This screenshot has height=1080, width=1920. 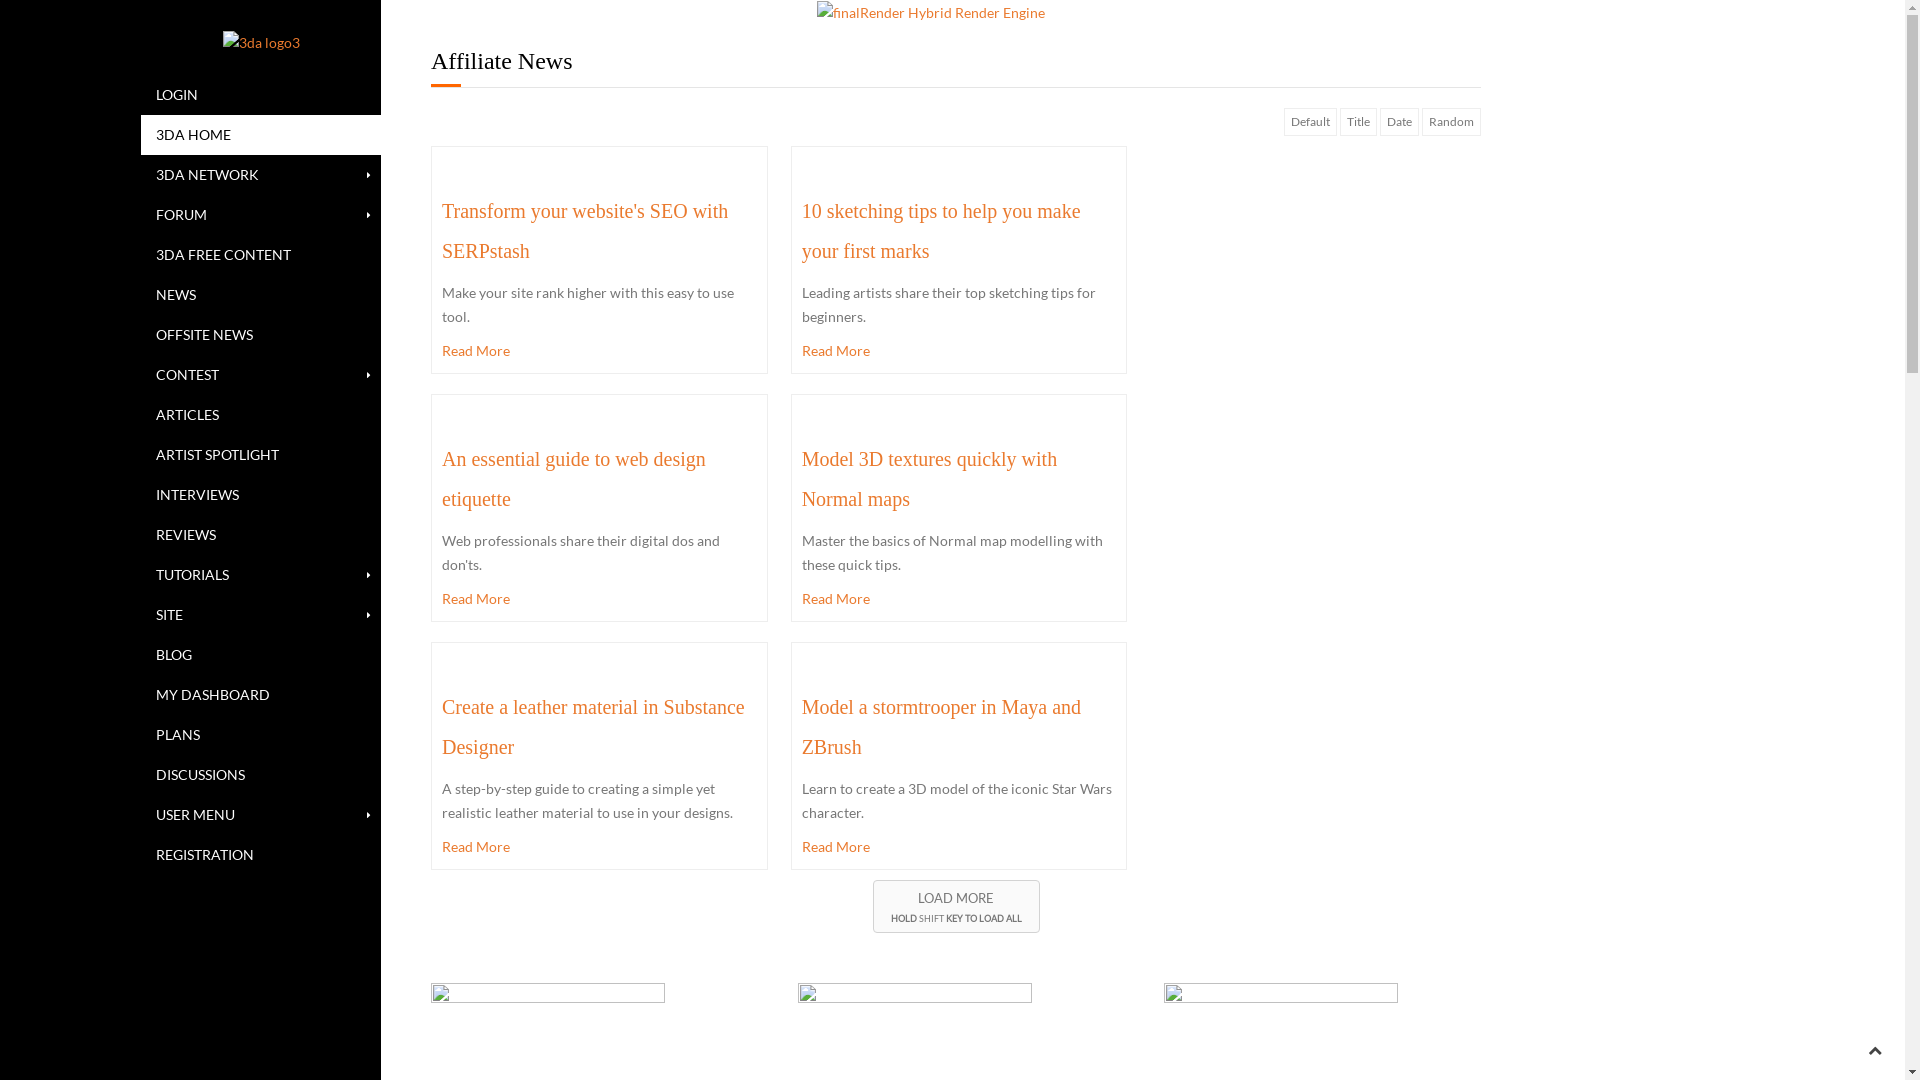 I want to click on 'INTERVIEWS', so click(x=139, y=494).